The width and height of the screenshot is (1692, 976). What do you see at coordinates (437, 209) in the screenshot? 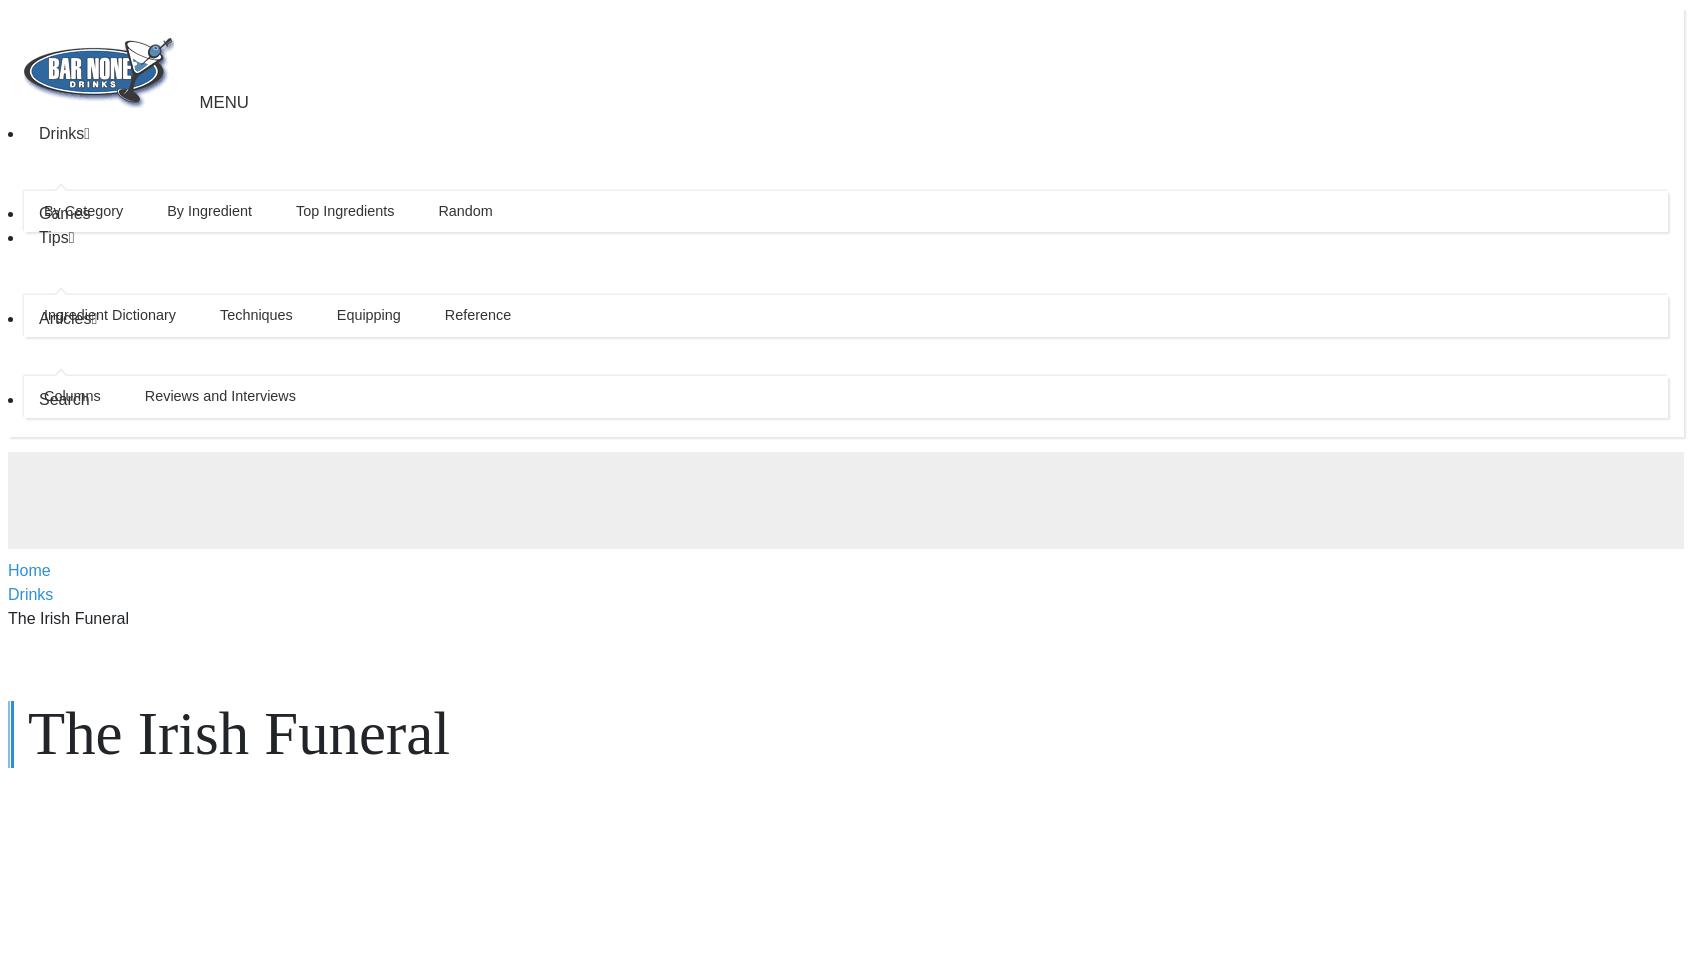
I see `'Random'` at bounding box center [437, 209].